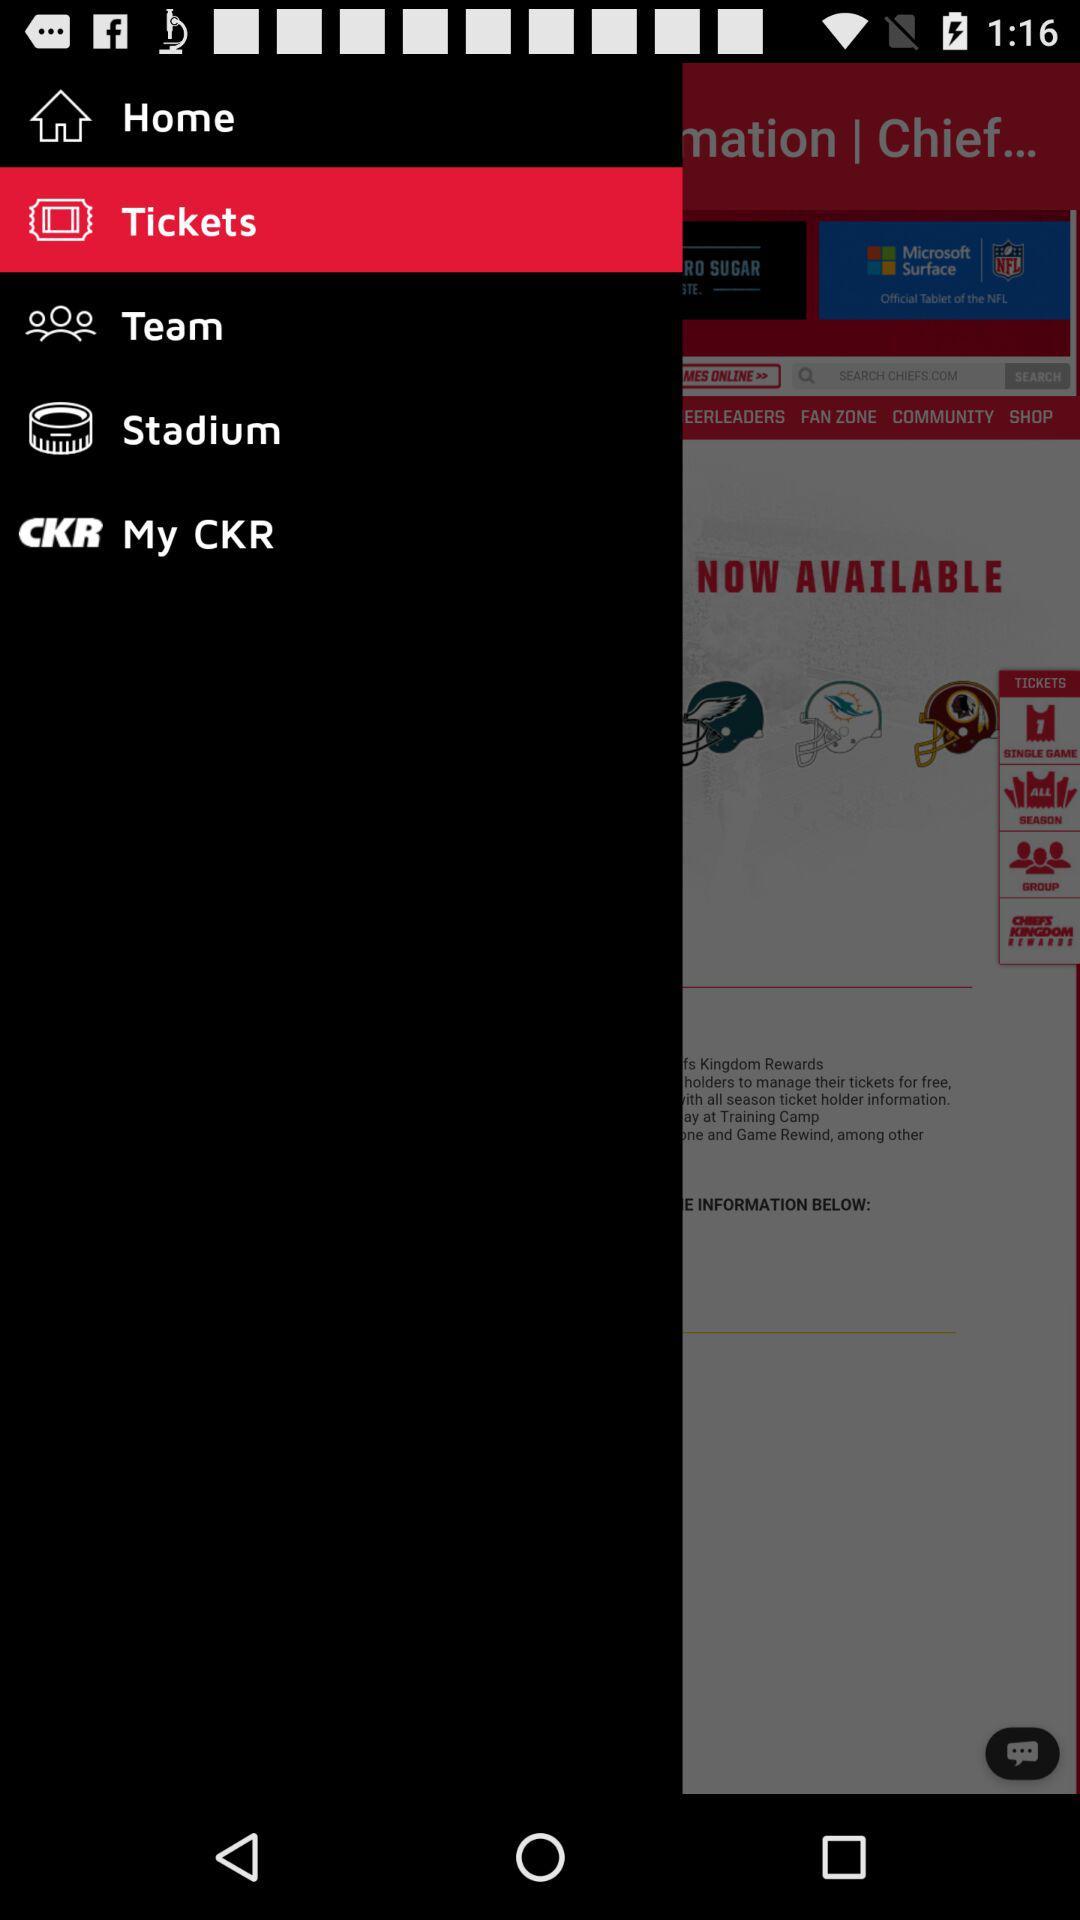 This screenshot has height=1920, width=1080. Describe the element at coordinates (72, 135) in the screenshot. I see `the icon to the left of season tickets information item` at that location.